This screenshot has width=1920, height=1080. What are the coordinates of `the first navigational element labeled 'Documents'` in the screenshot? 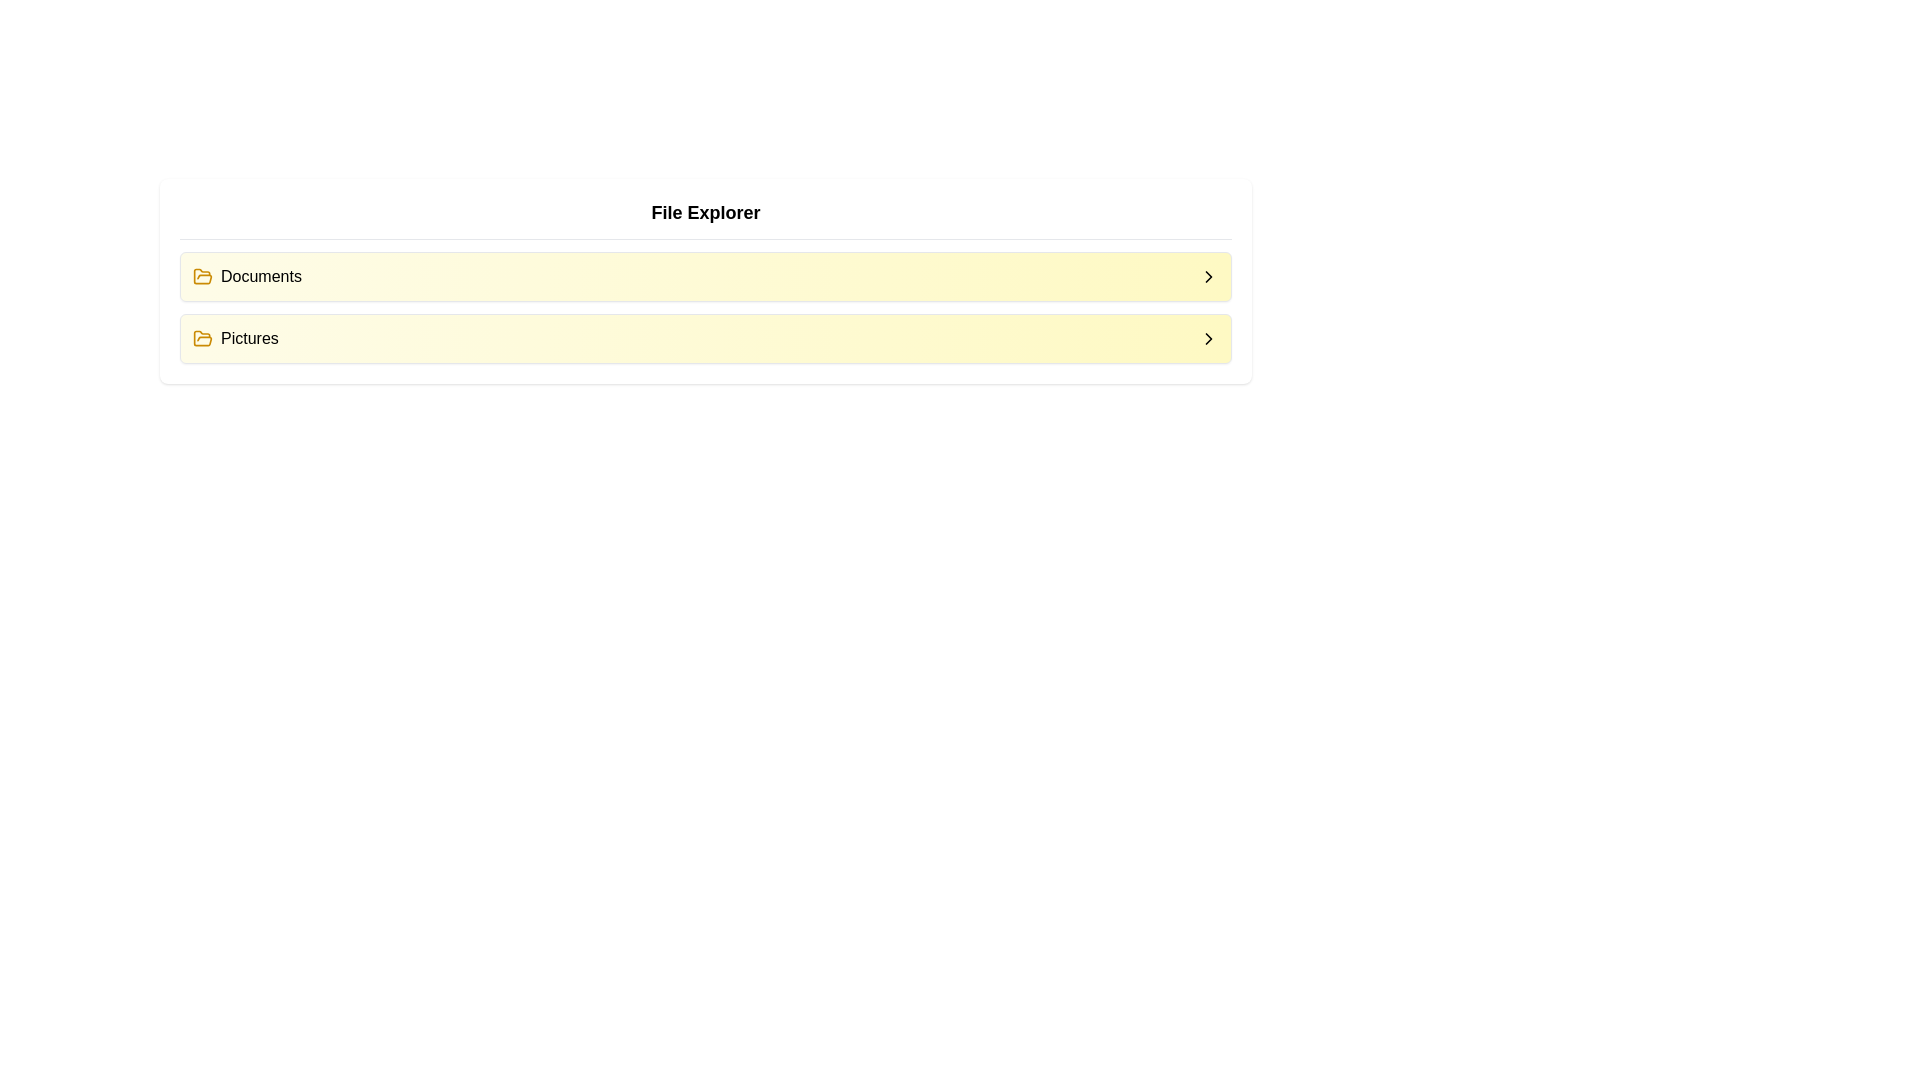 It's located at (705, 277).